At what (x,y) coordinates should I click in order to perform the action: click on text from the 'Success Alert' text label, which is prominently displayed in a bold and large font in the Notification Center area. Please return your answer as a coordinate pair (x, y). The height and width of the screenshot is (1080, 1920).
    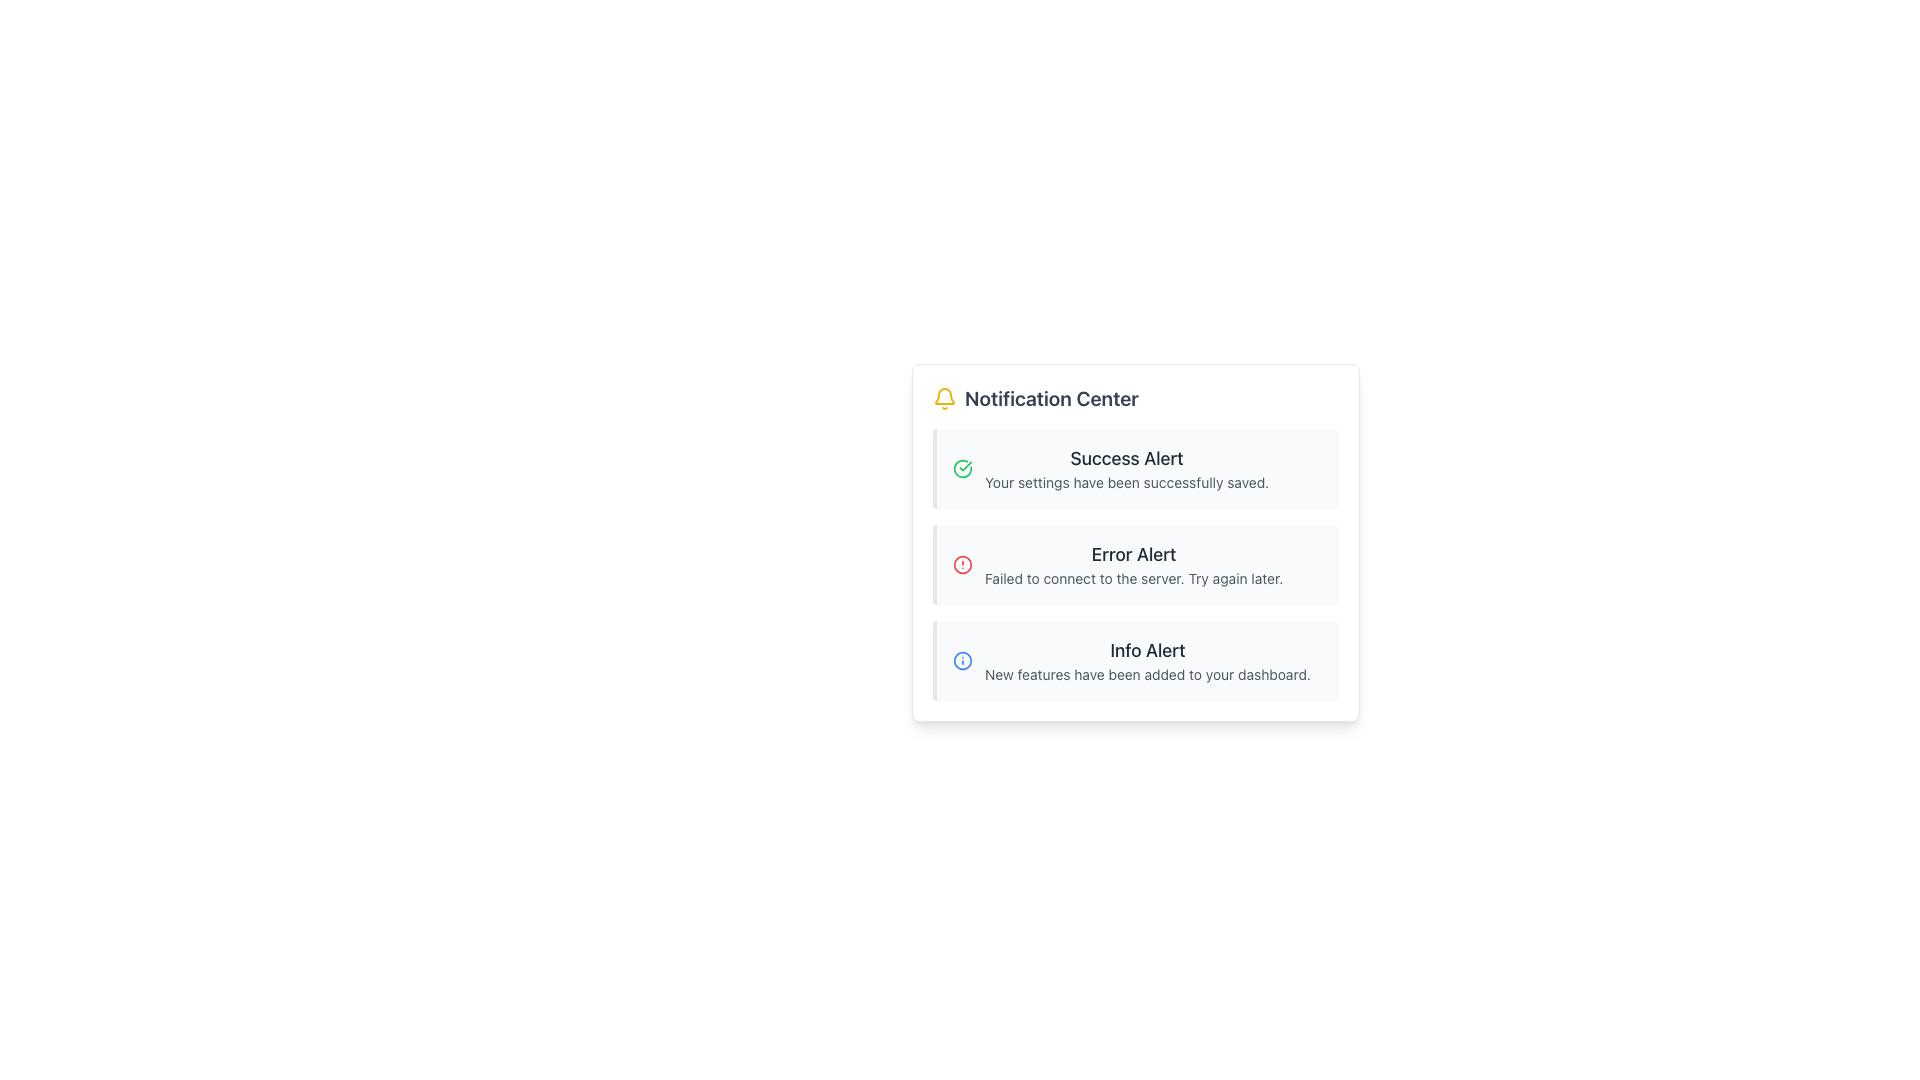
    Looking at the image, I should click on (1127, 459).